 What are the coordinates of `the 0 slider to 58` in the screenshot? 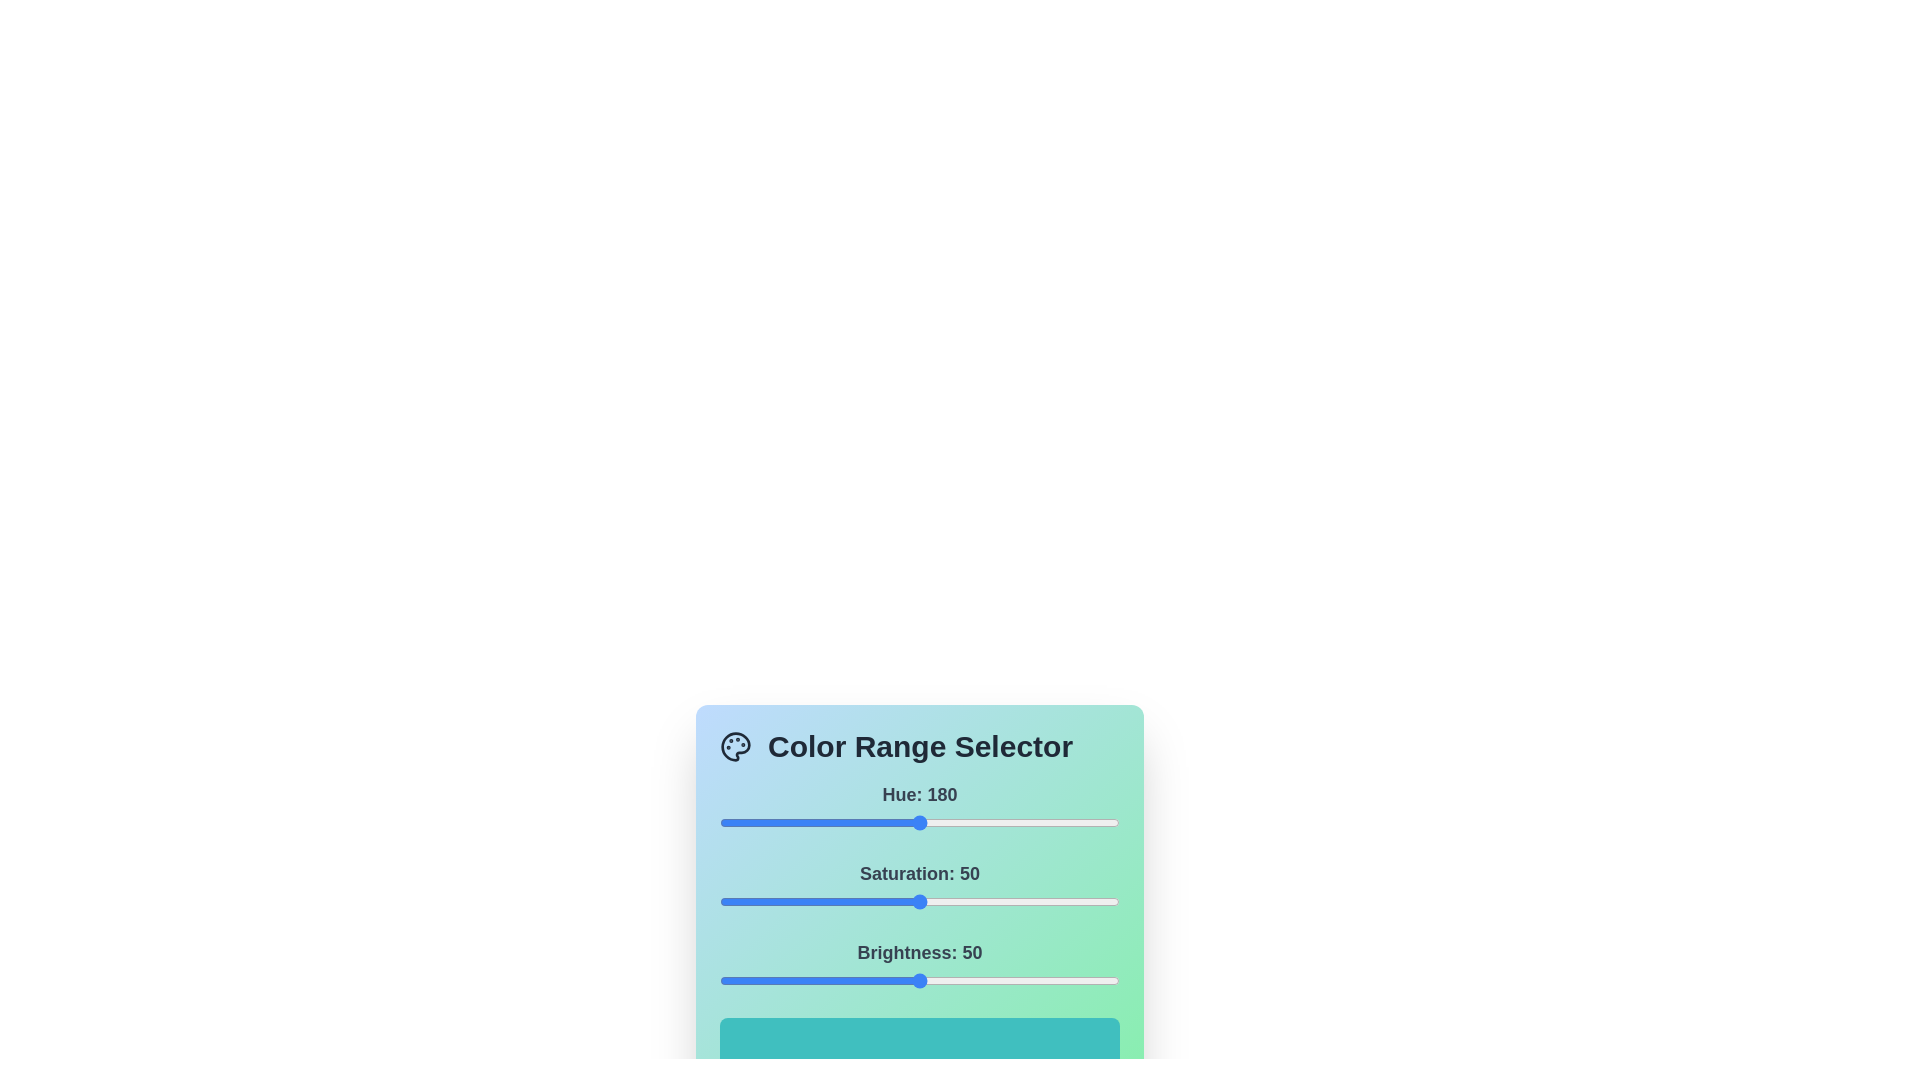 It's located at (783, 822).